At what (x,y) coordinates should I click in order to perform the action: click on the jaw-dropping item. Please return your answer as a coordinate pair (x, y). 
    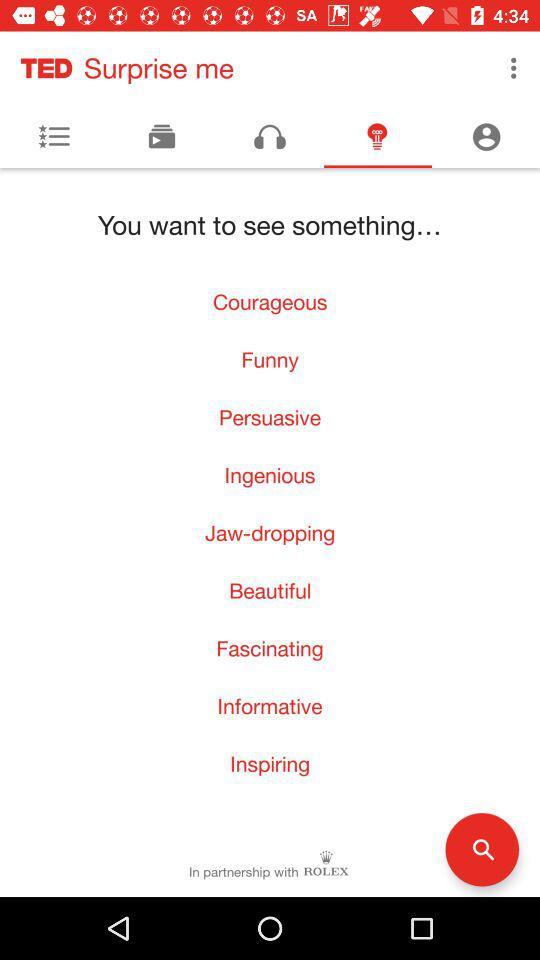
    Looking at the image, I should click on (270, 531).